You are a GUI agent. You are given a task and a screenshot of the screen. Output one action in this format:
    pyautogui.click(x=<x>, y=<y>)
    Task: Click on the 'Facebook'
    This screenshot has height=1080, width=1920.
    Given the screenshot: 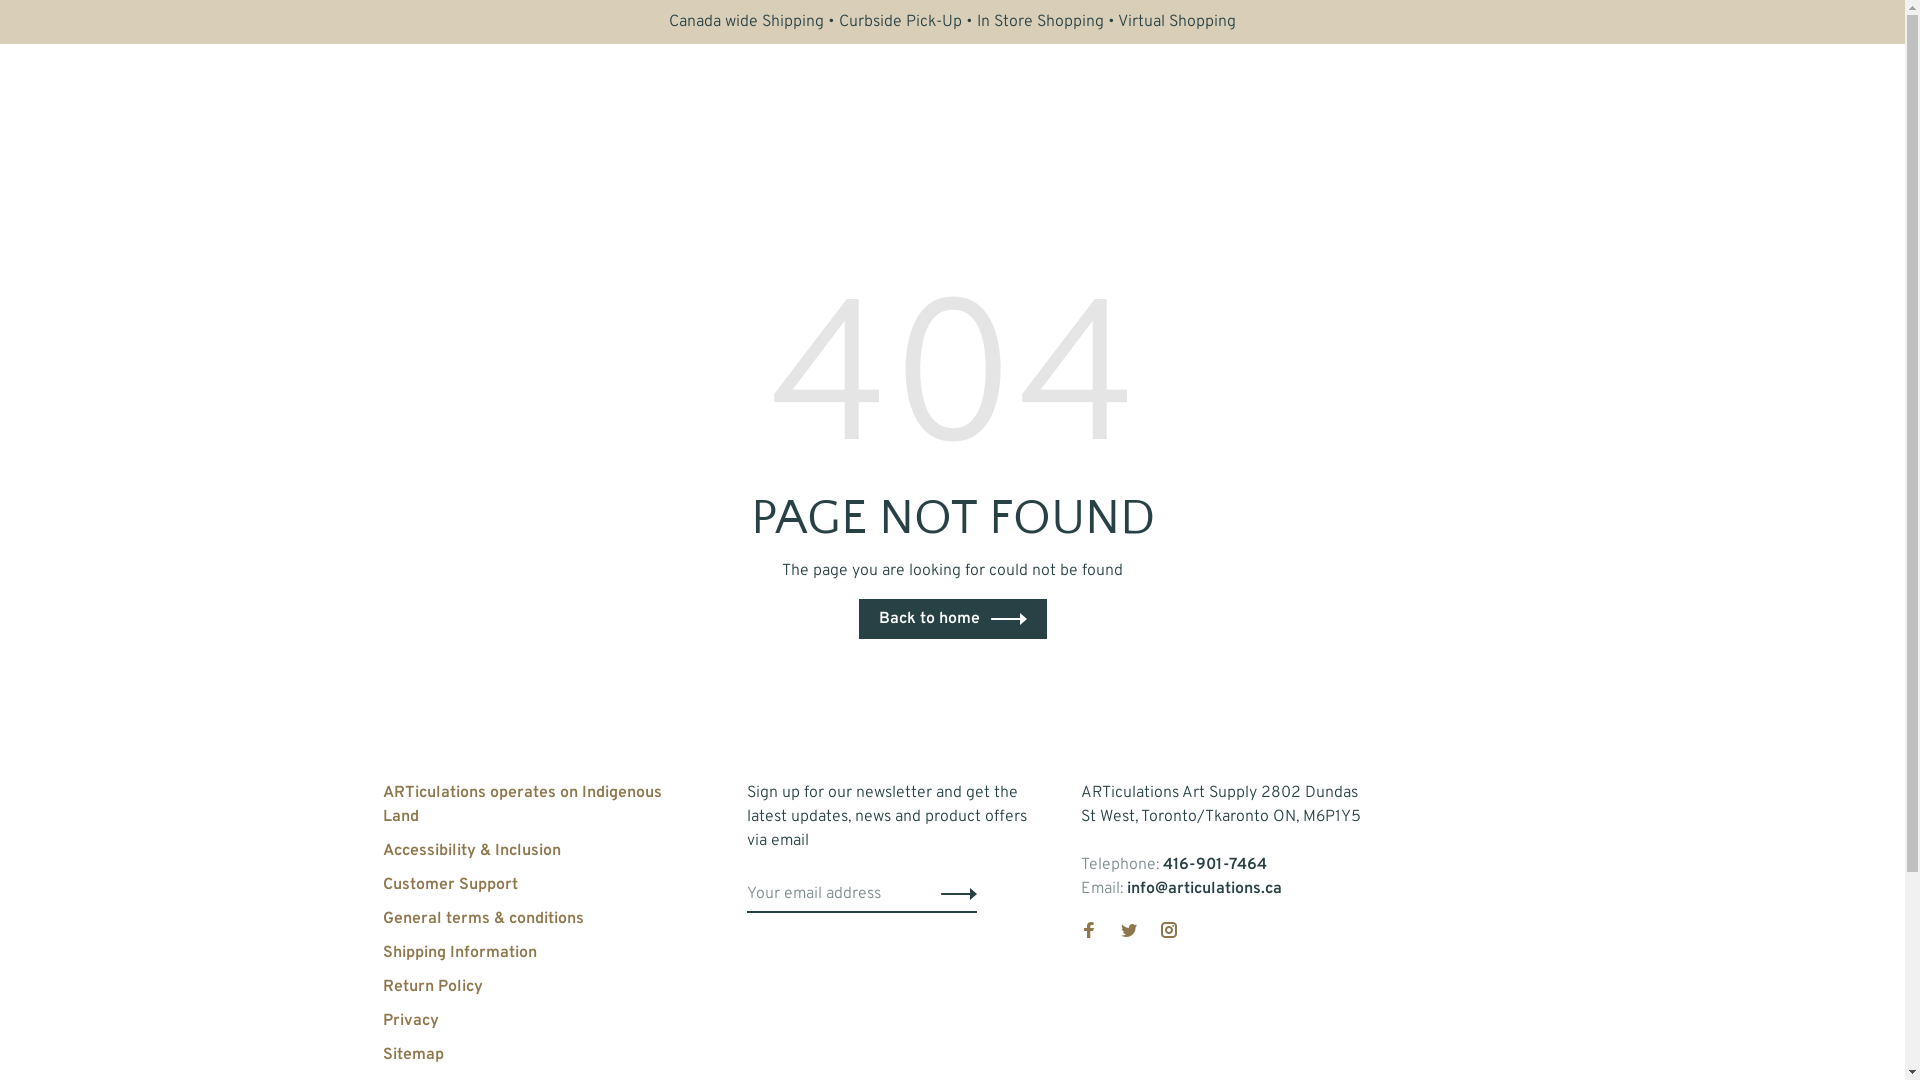 What is the action you would take?
    pyautogui.click(x=1087, y=933)
    